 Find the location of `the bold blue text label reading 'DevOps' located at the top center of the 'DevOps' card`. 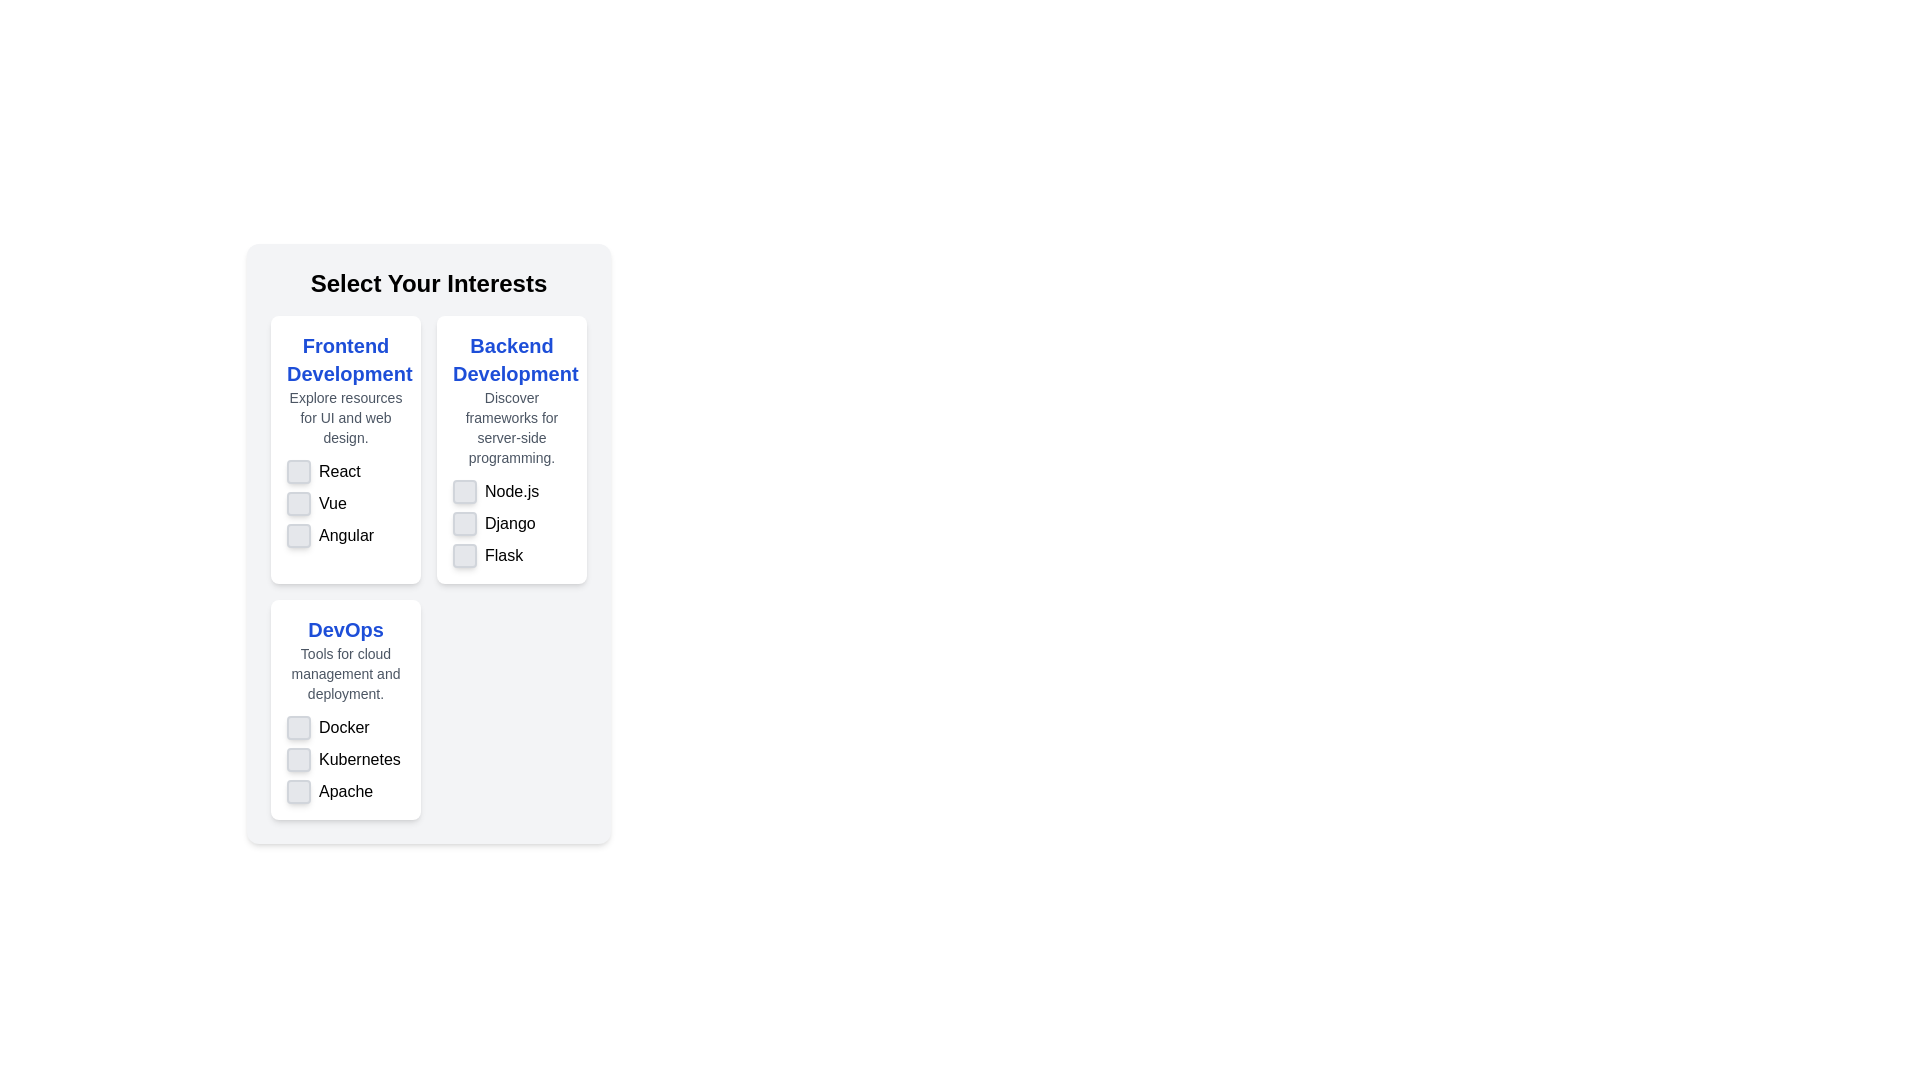

the bold blue text label reading 'DevOps' located at the top center of the 'DevOps' card is located at coordinates (345, 628).